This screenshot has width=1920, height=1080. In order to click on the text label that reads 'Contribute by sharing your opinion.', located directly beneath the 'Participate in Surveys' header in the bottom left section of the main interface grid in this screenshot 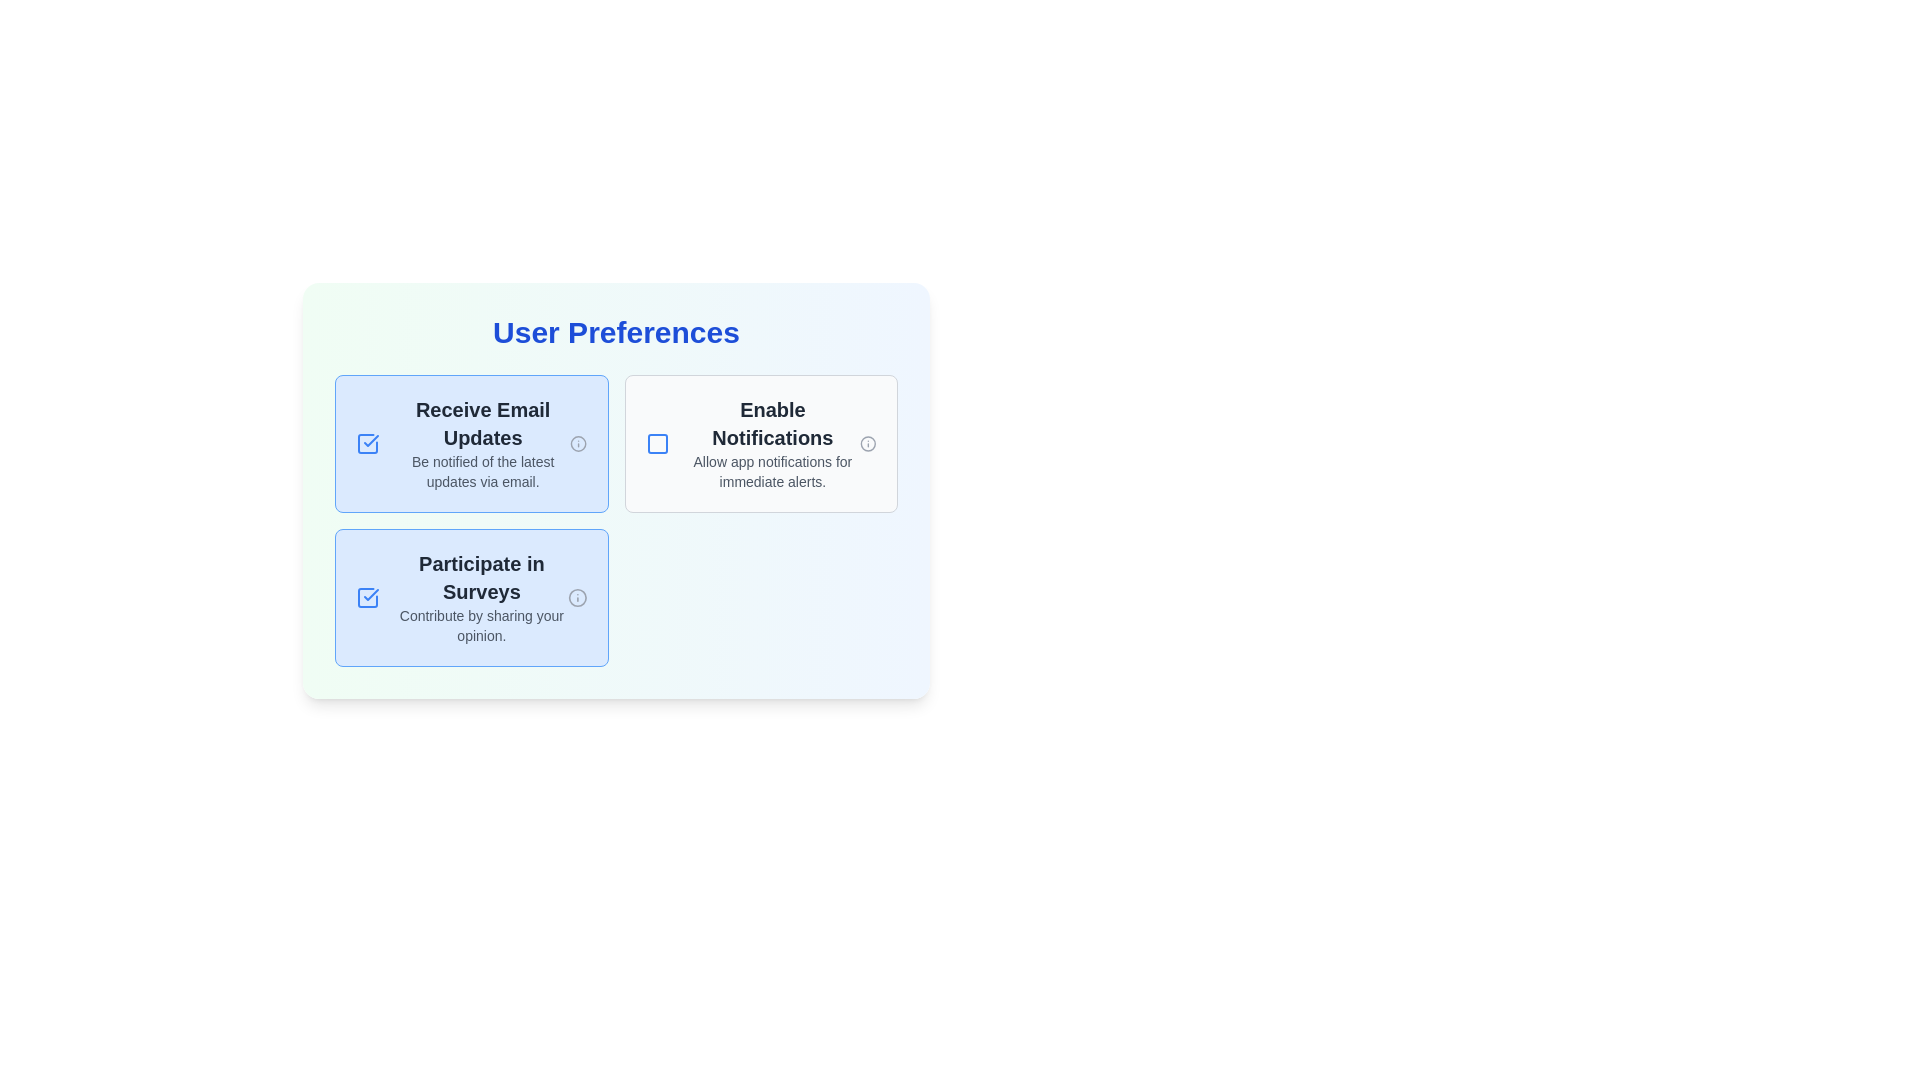, I will do `click(481, 624)`.